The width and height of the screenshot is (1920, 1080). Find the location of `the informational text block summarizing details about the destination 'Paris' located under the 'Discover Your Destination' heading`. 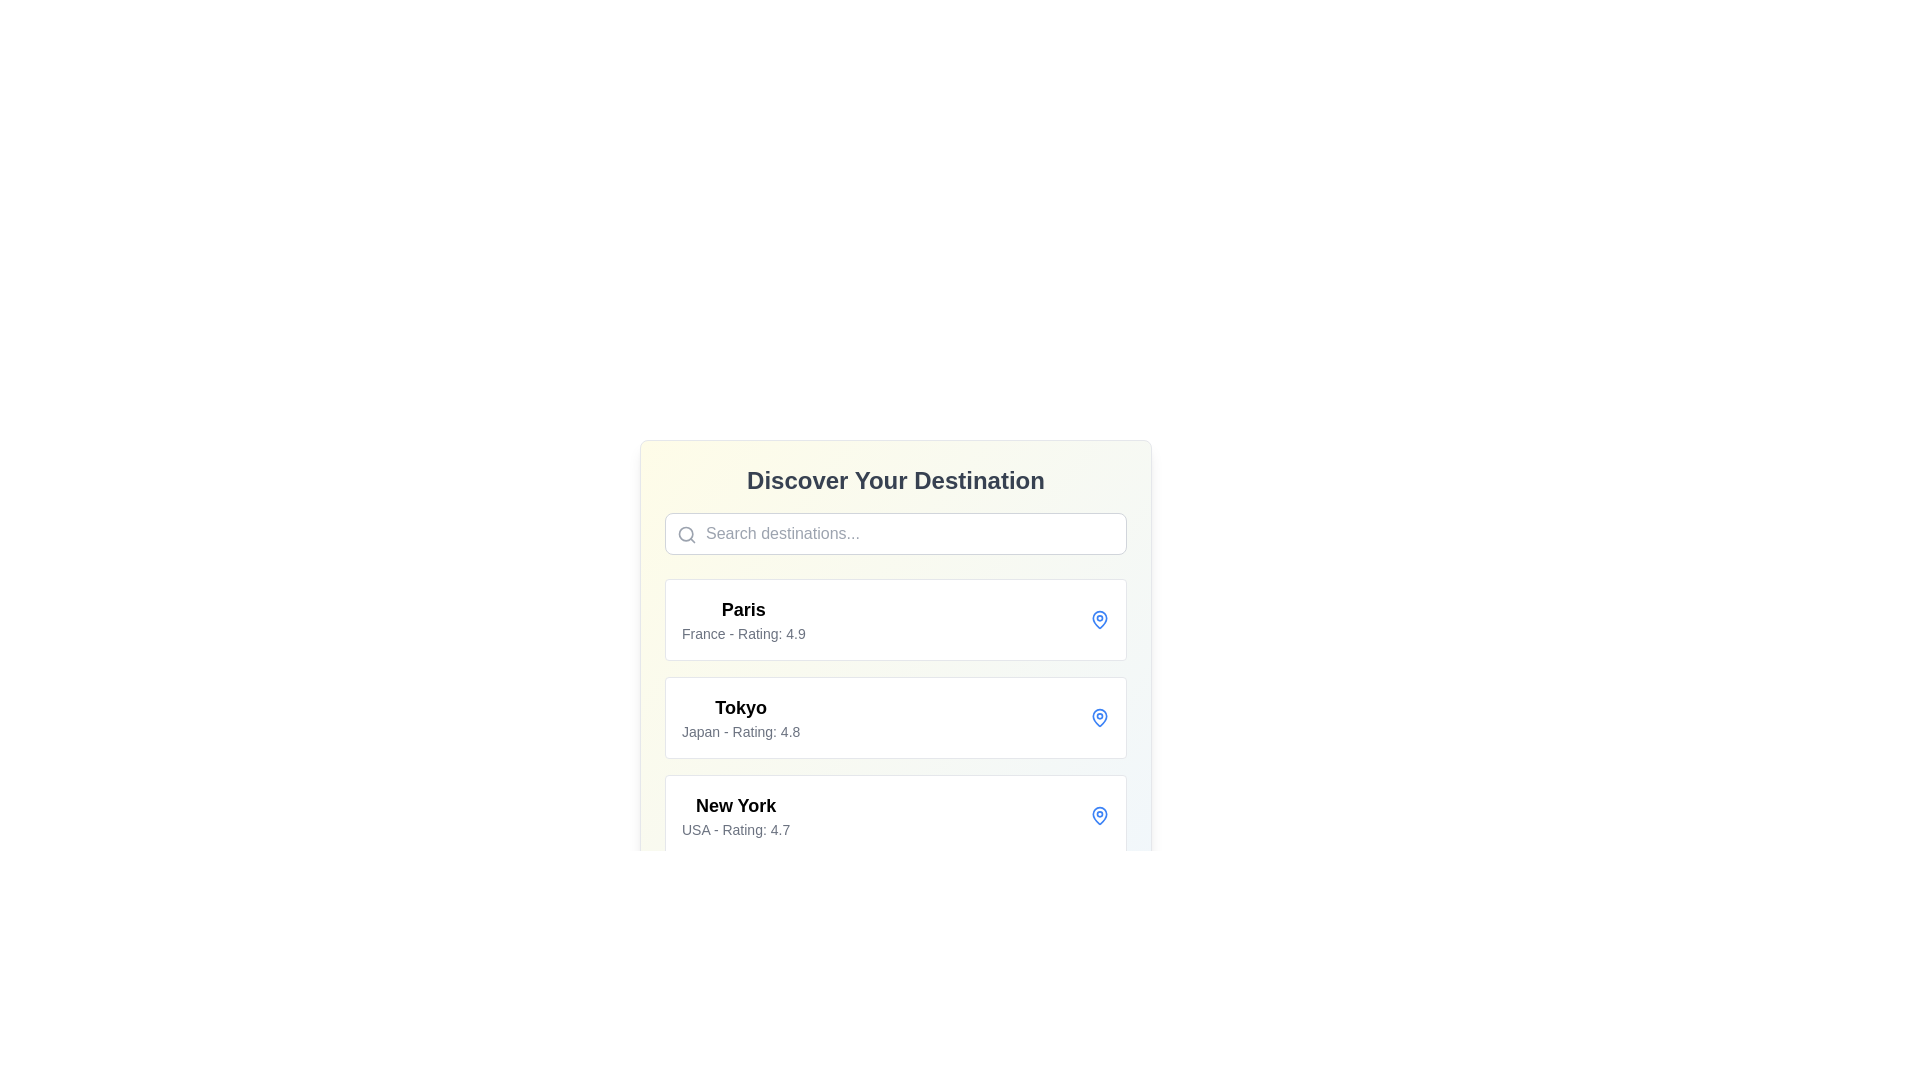

the informational text block summarizing details about the destination 'Paris' located under the 'Discover Your Destination' heading is located at coordinates (742, 619).